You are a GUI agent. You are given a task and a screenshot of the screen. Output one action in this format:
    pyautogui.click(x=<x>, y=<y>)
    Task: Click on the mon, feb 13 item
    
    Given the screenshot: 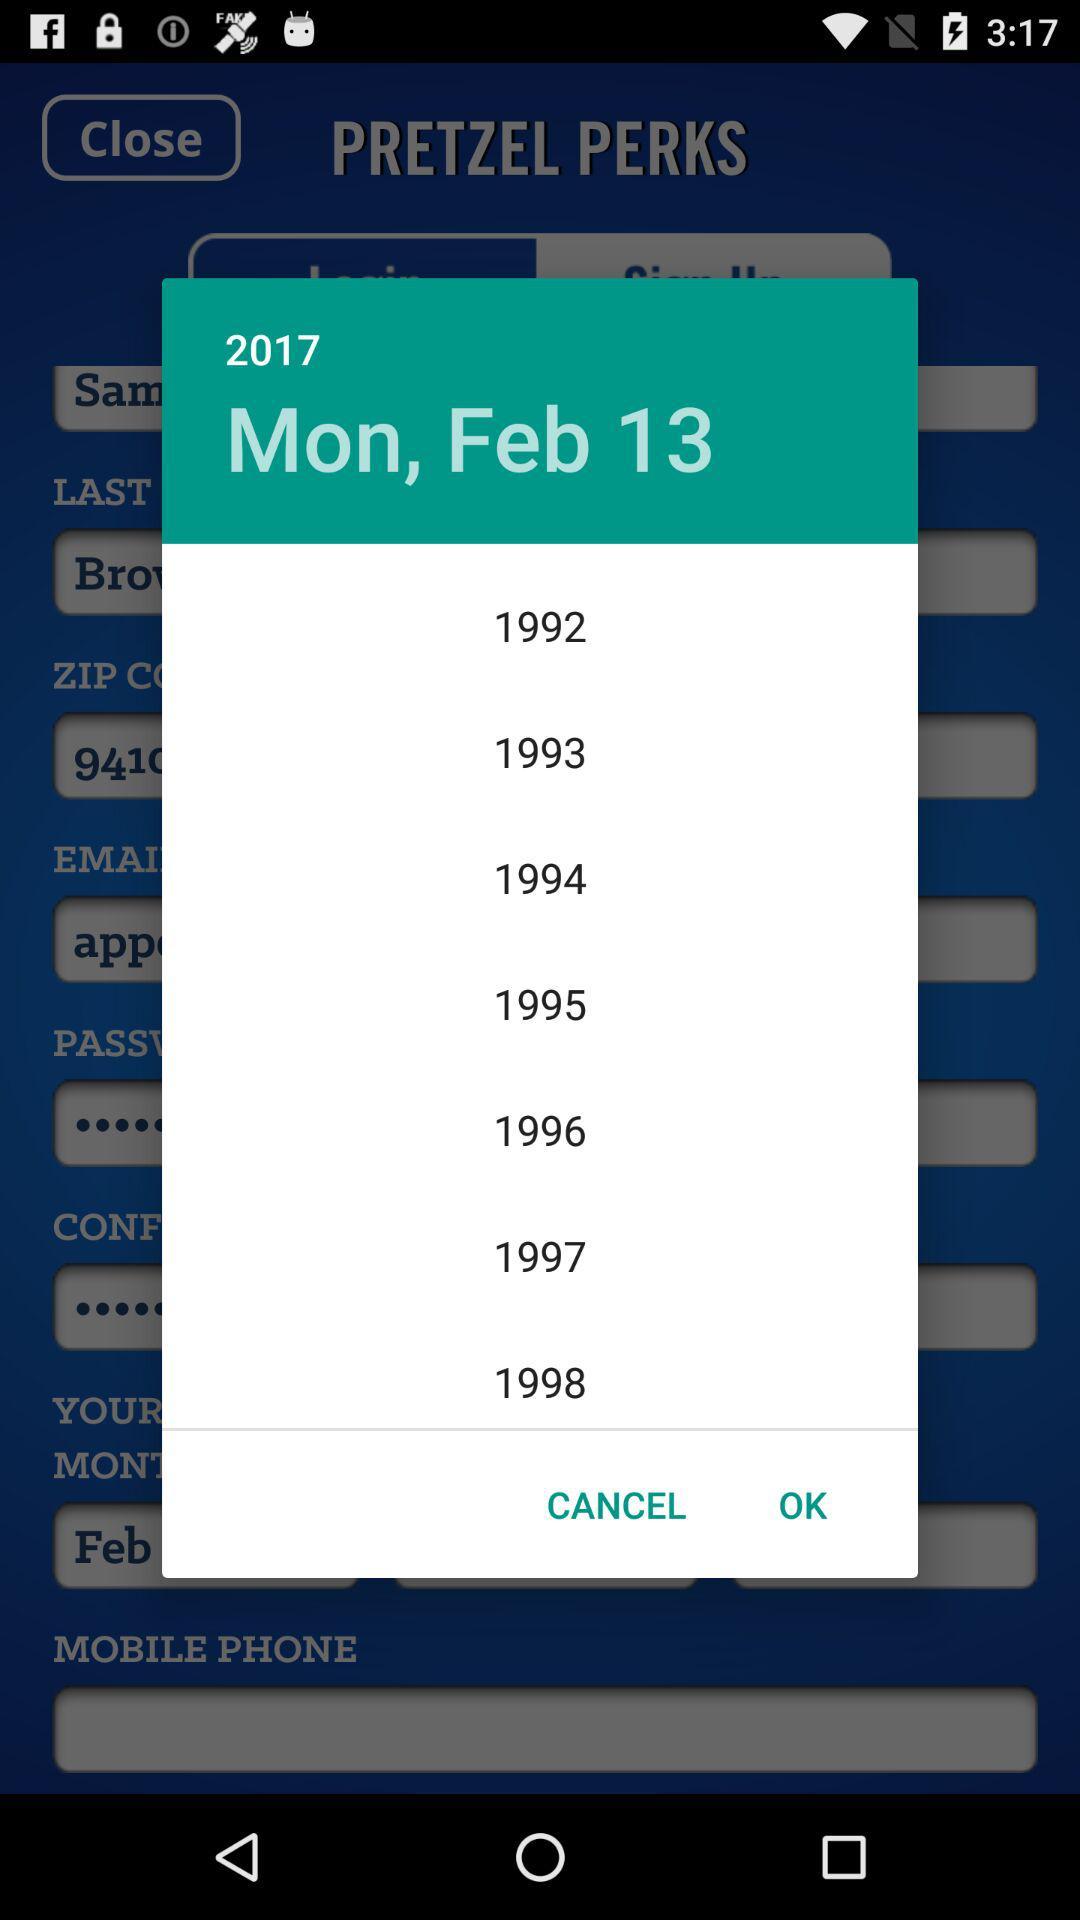 What is the action you would take?
    pyautogui.click(x=470, y=435)
    